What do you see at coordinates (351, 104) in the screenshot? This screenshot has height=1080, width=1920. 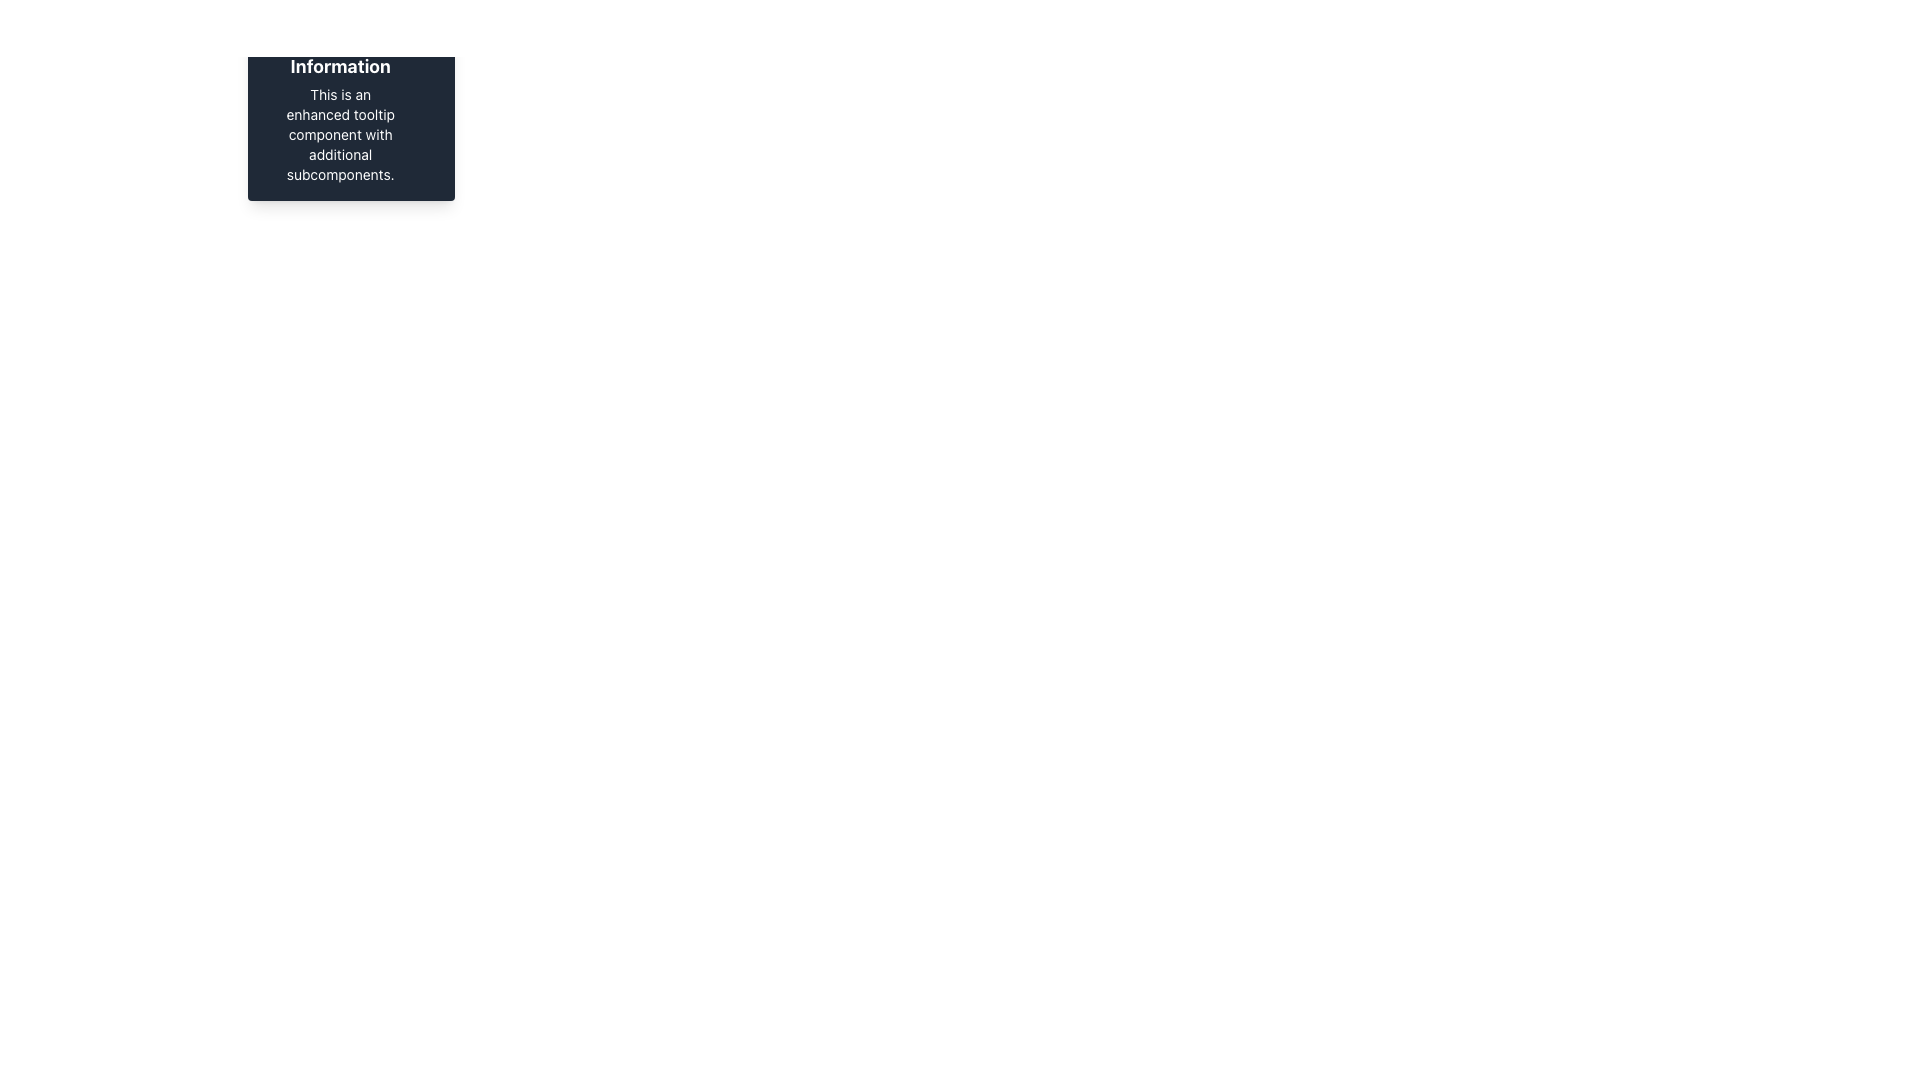 I see `the tooltip component with a dark background, rounded corners, and white text that displays 'Information'` at bounding box center [351, 104].